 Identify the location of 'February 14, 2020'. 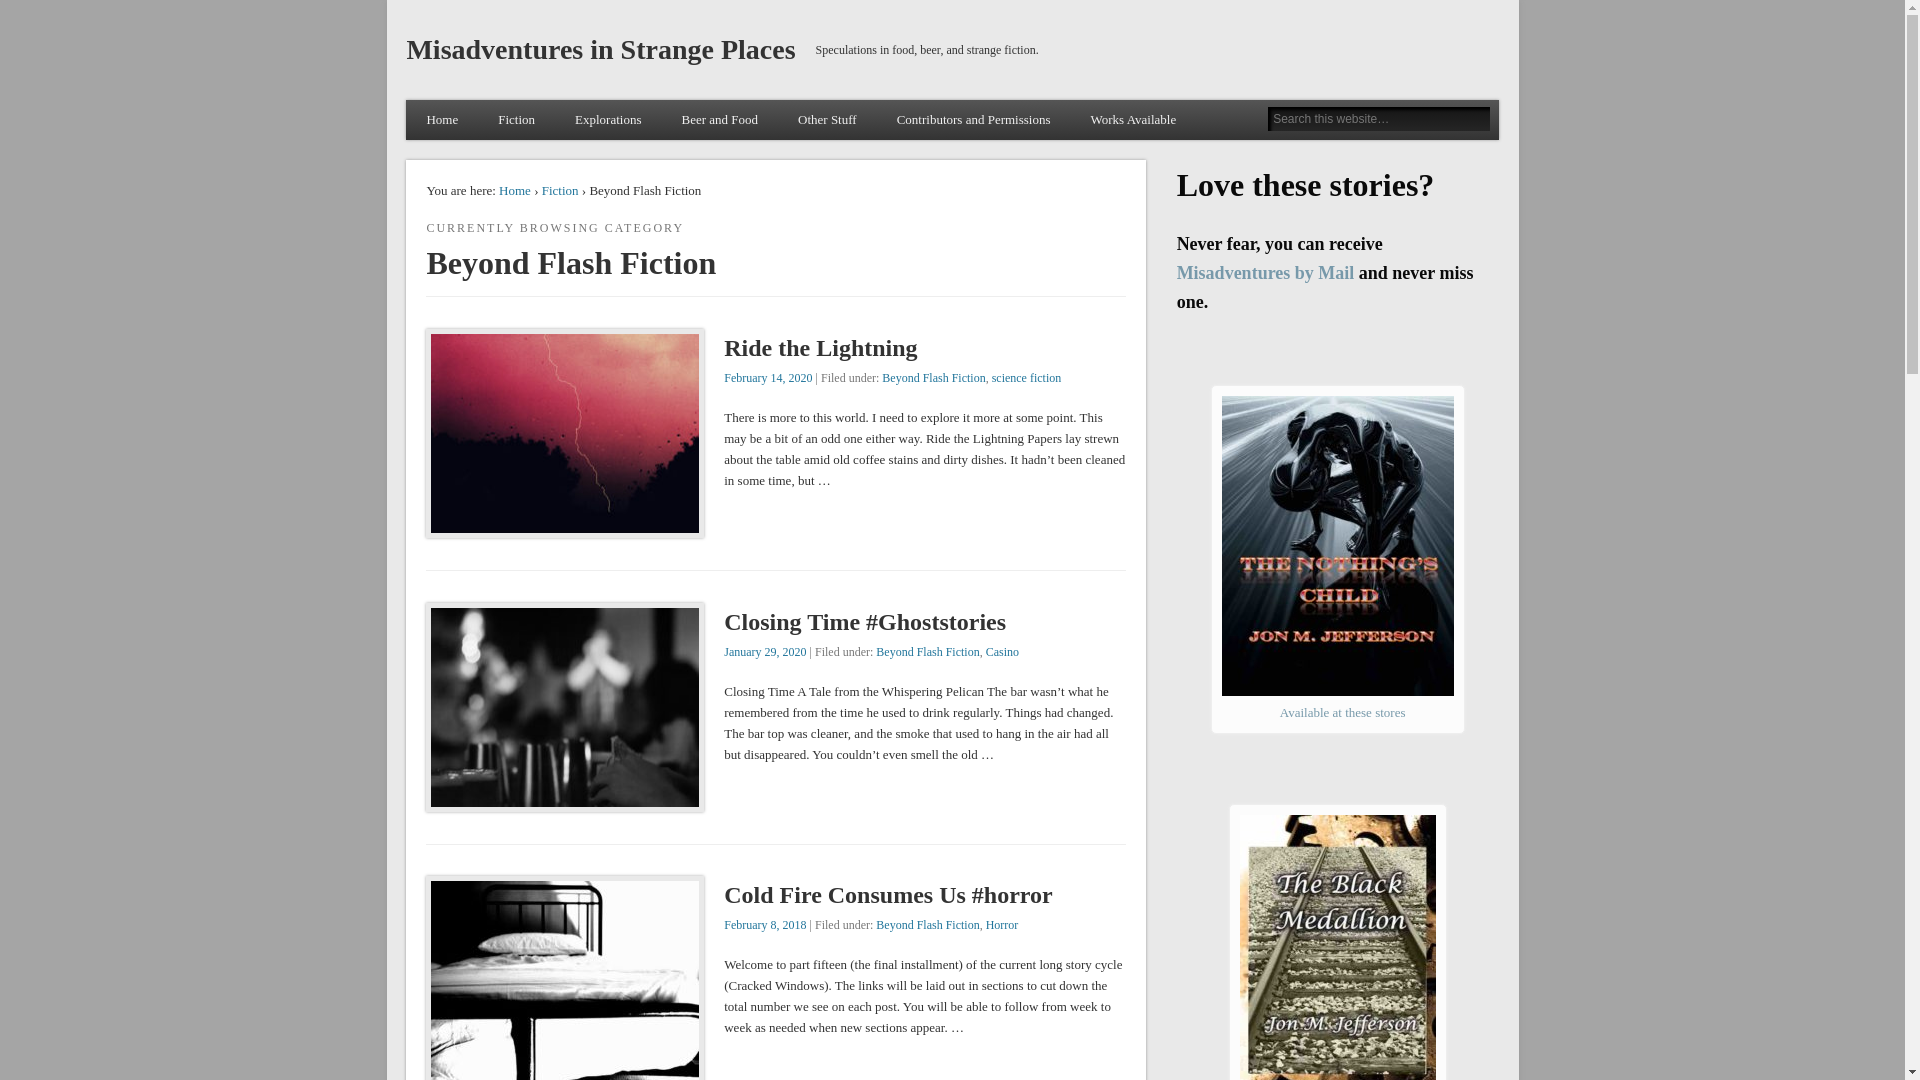
(767, 378).